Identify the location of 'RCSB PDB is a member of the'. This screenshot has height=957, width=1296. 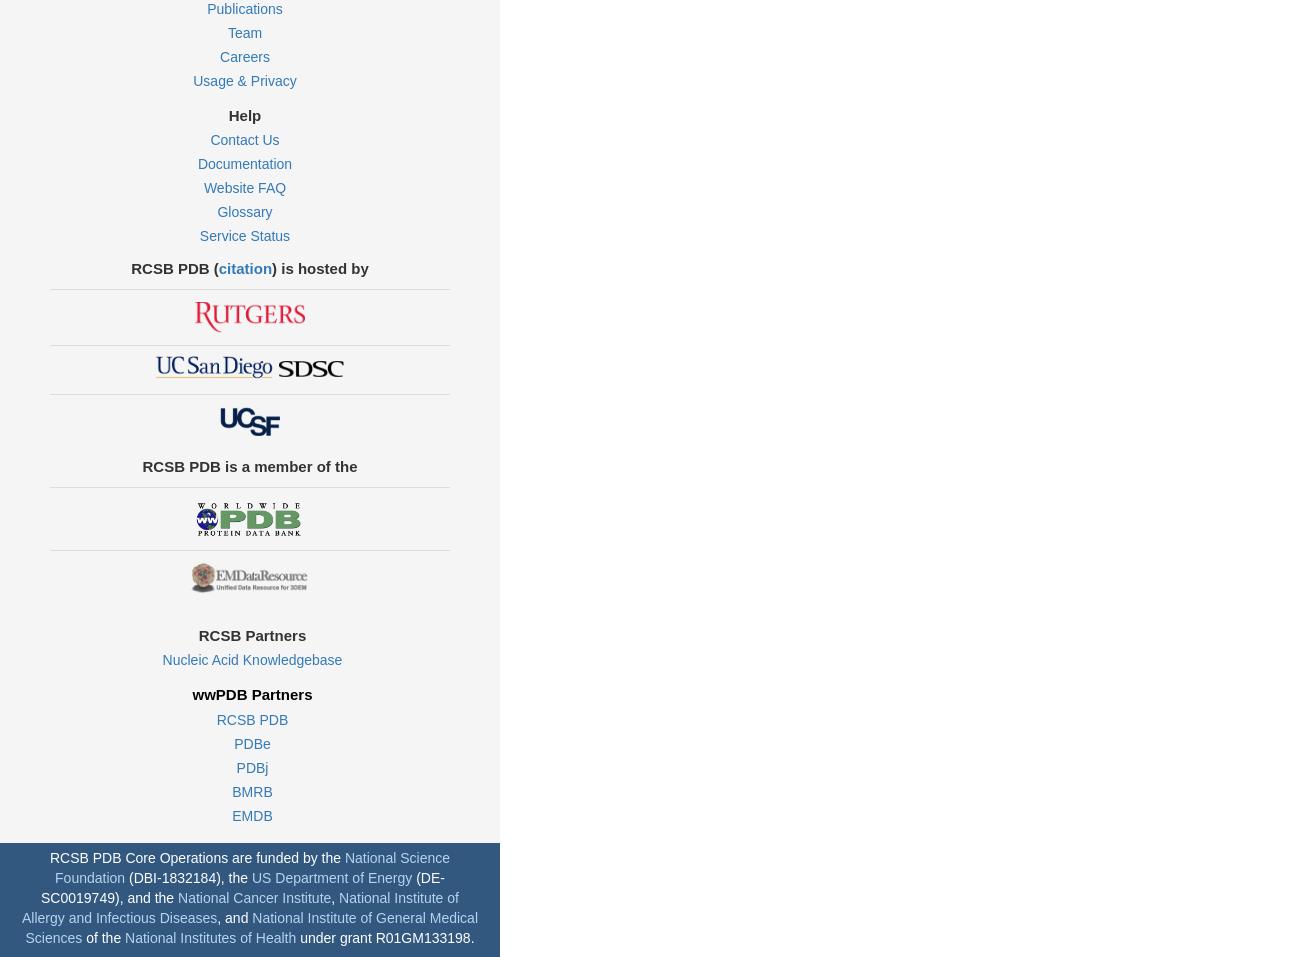
(249, 464).